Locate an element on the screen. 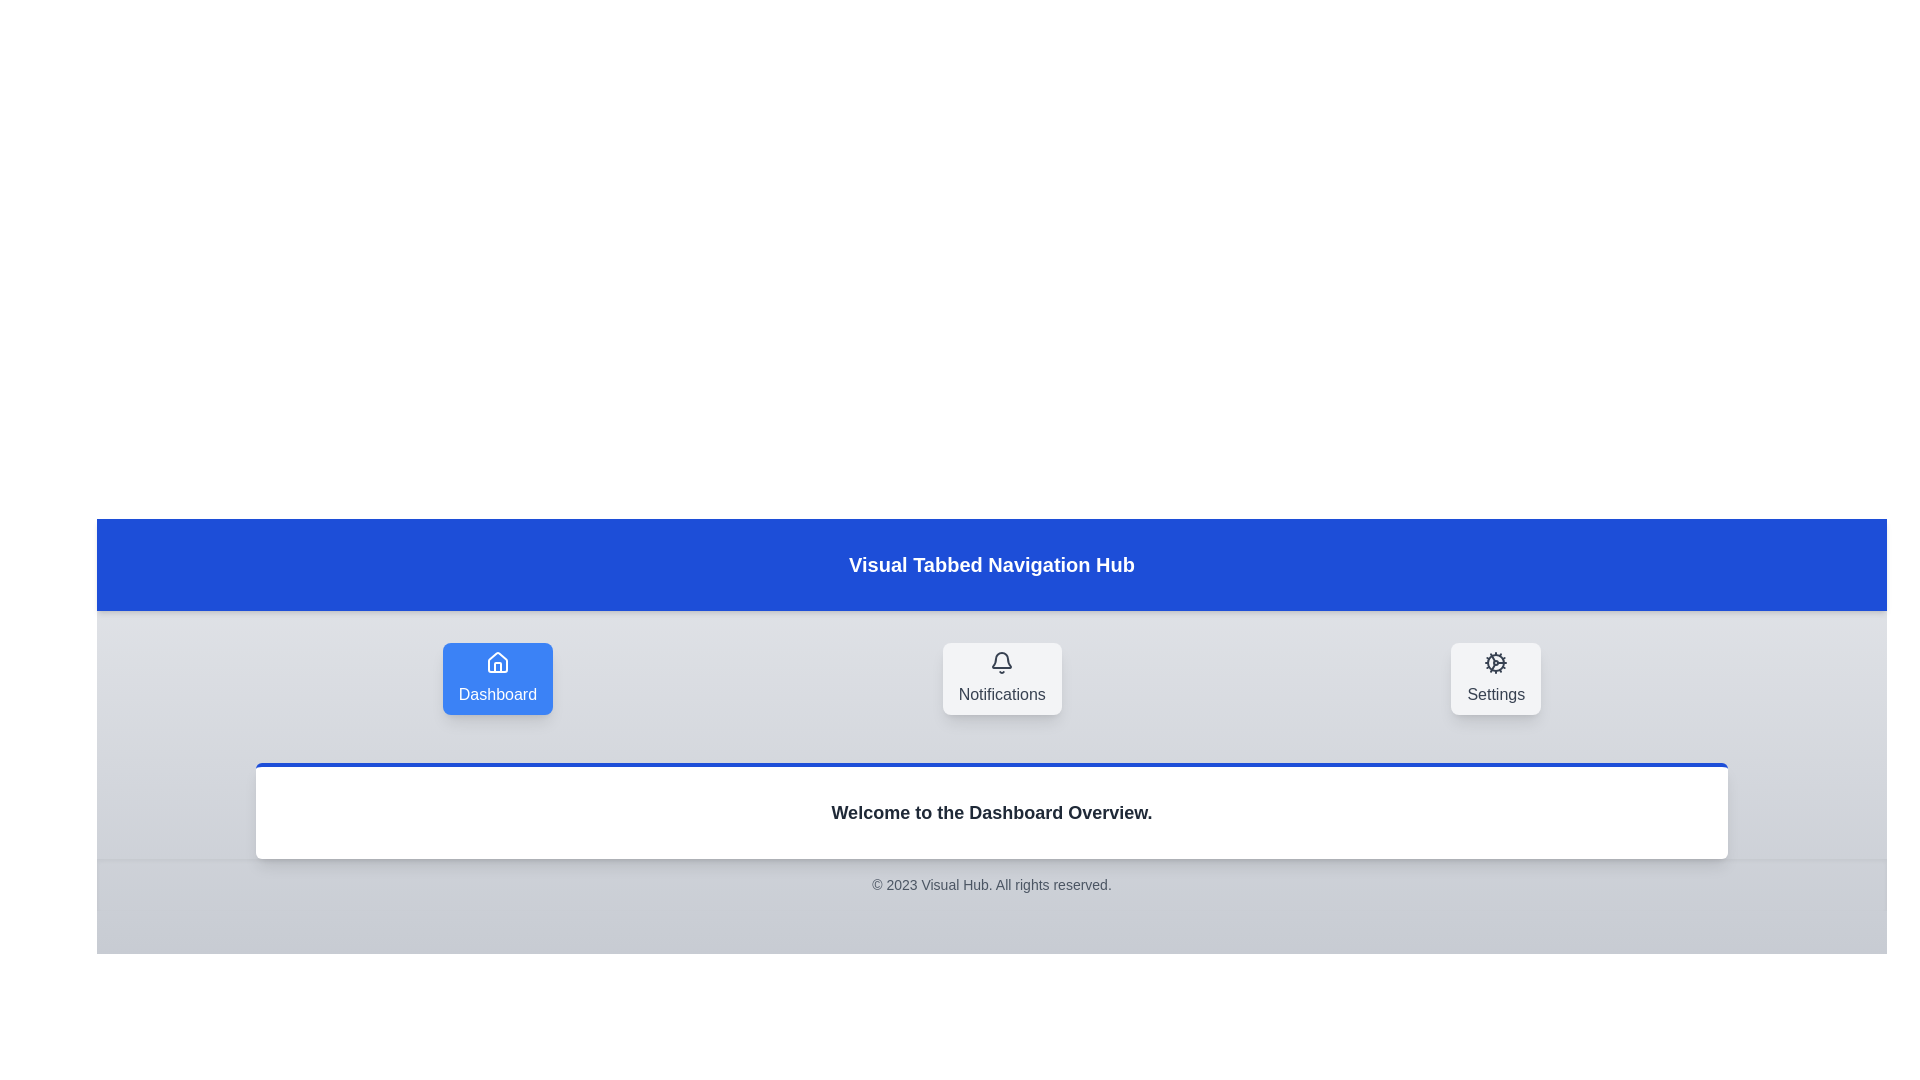  the 'Notifications' button, which is a card-like, rounded rectangular button with a light gray background, centered icon of a bell, and text styled in medium weight font is located at coordinates (1002, 677).